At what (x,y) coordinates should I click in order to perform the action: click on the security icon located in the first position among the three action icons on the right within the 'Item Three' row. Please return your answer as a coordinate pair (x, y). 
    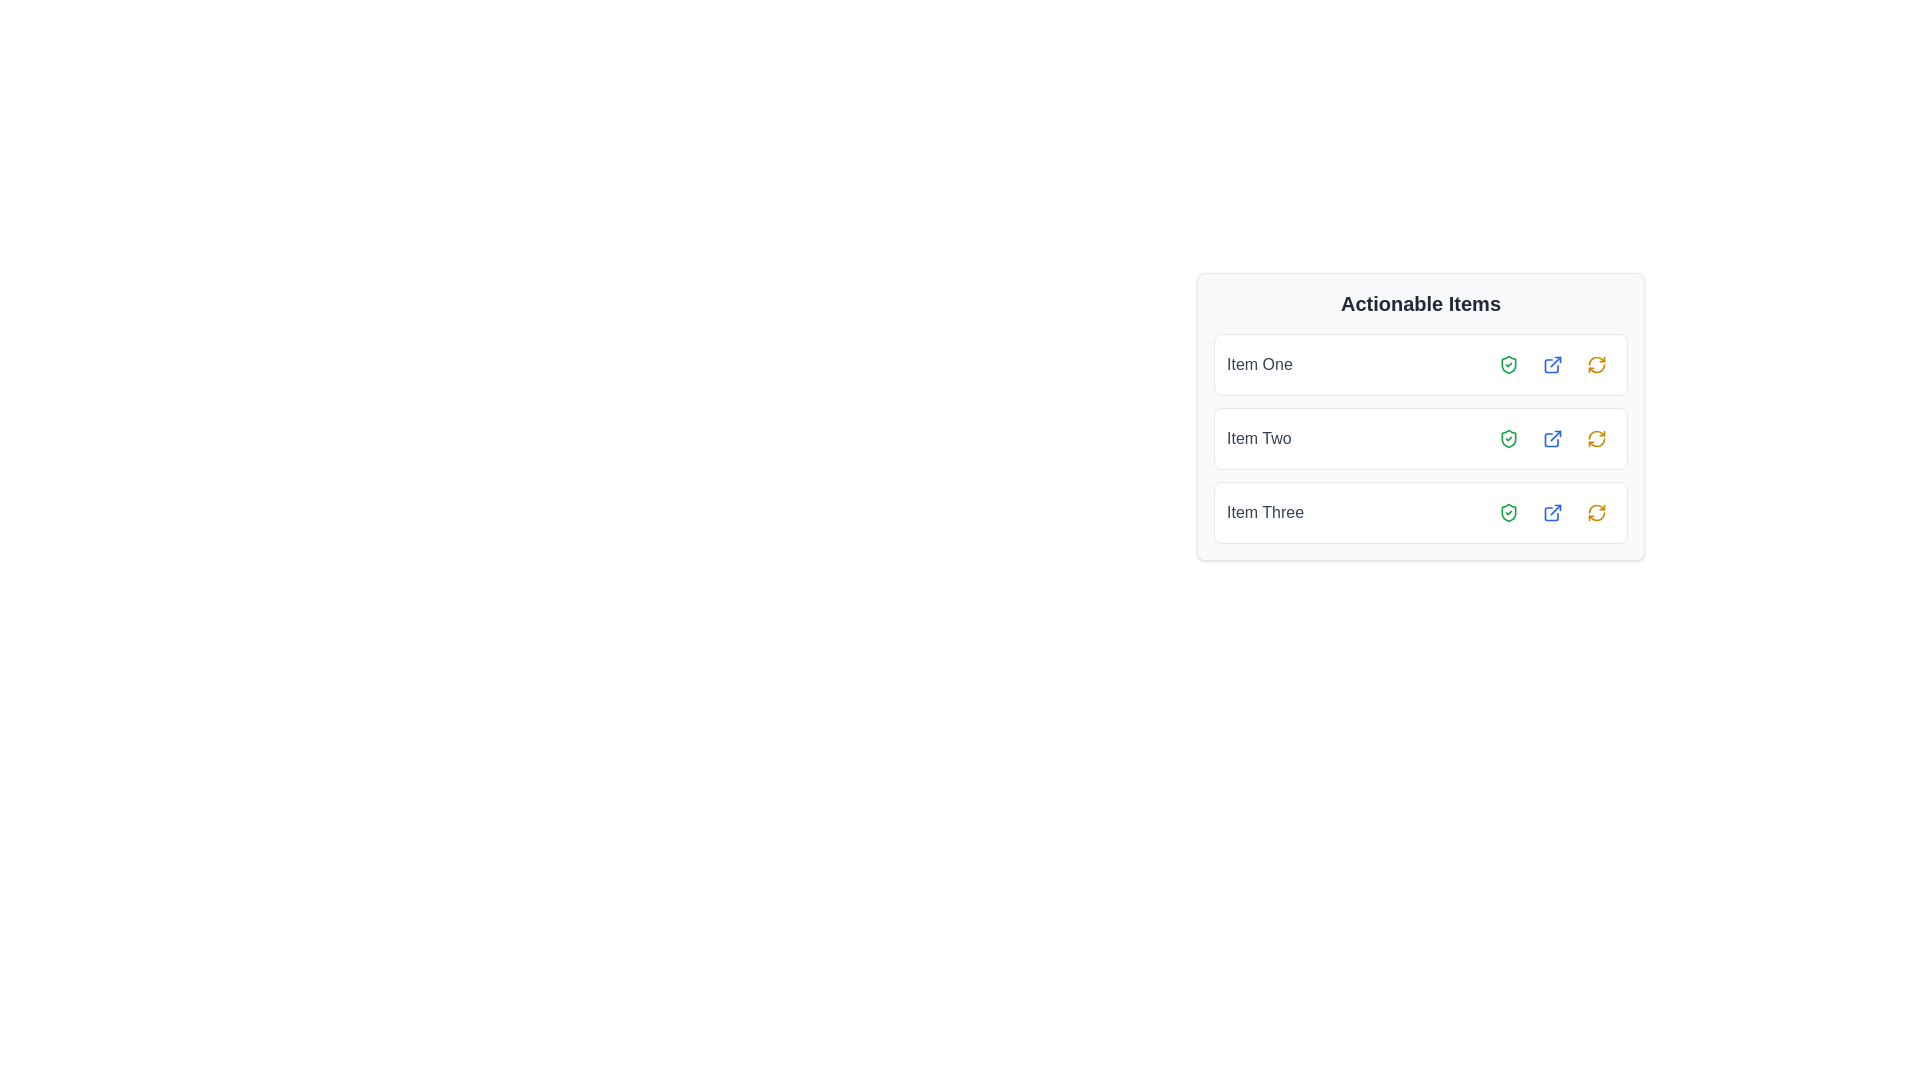
    Looking at the image, I should click on (1508, 512).